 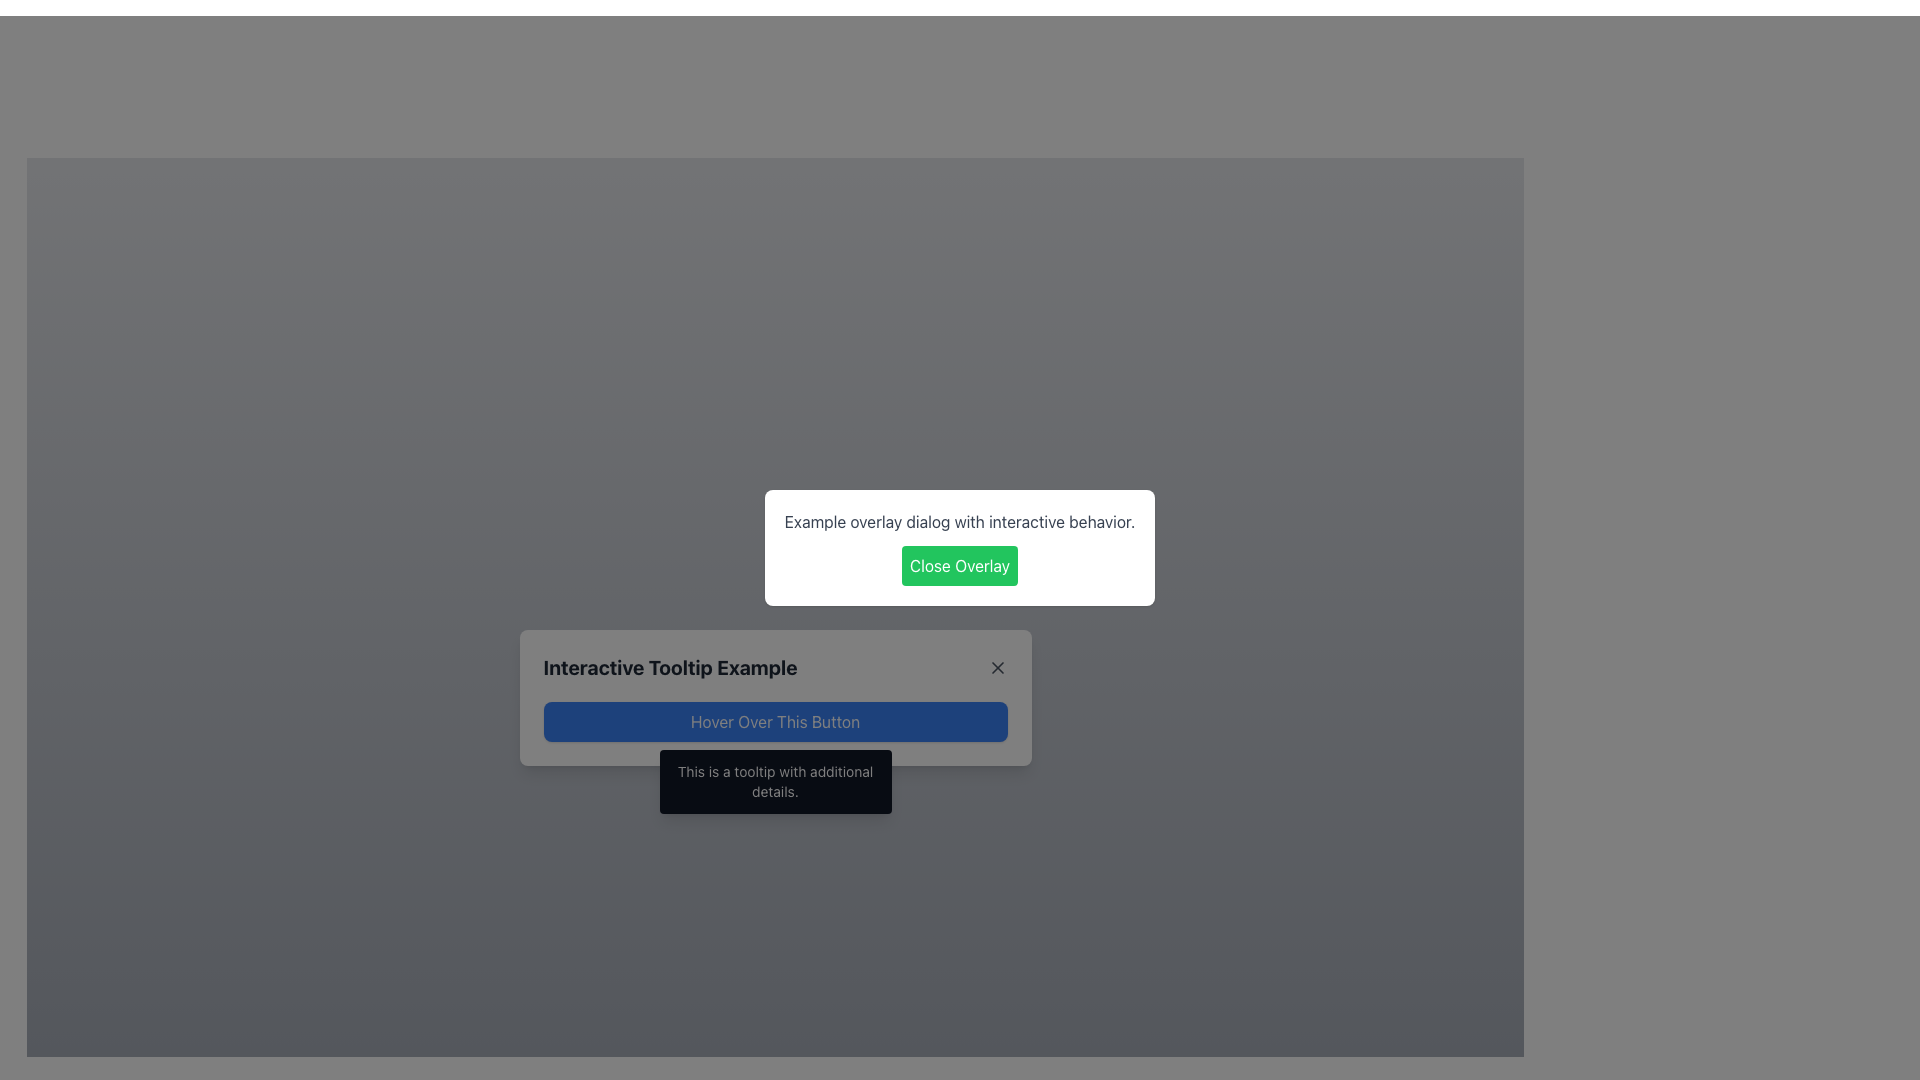 What do you see at coordinates (960, 566) in the screenshot?
I see `the close button located below the text 'Example overlay dialog with interactive behavior.' to hide the overlay dialog` at bounding box center [960, 566].